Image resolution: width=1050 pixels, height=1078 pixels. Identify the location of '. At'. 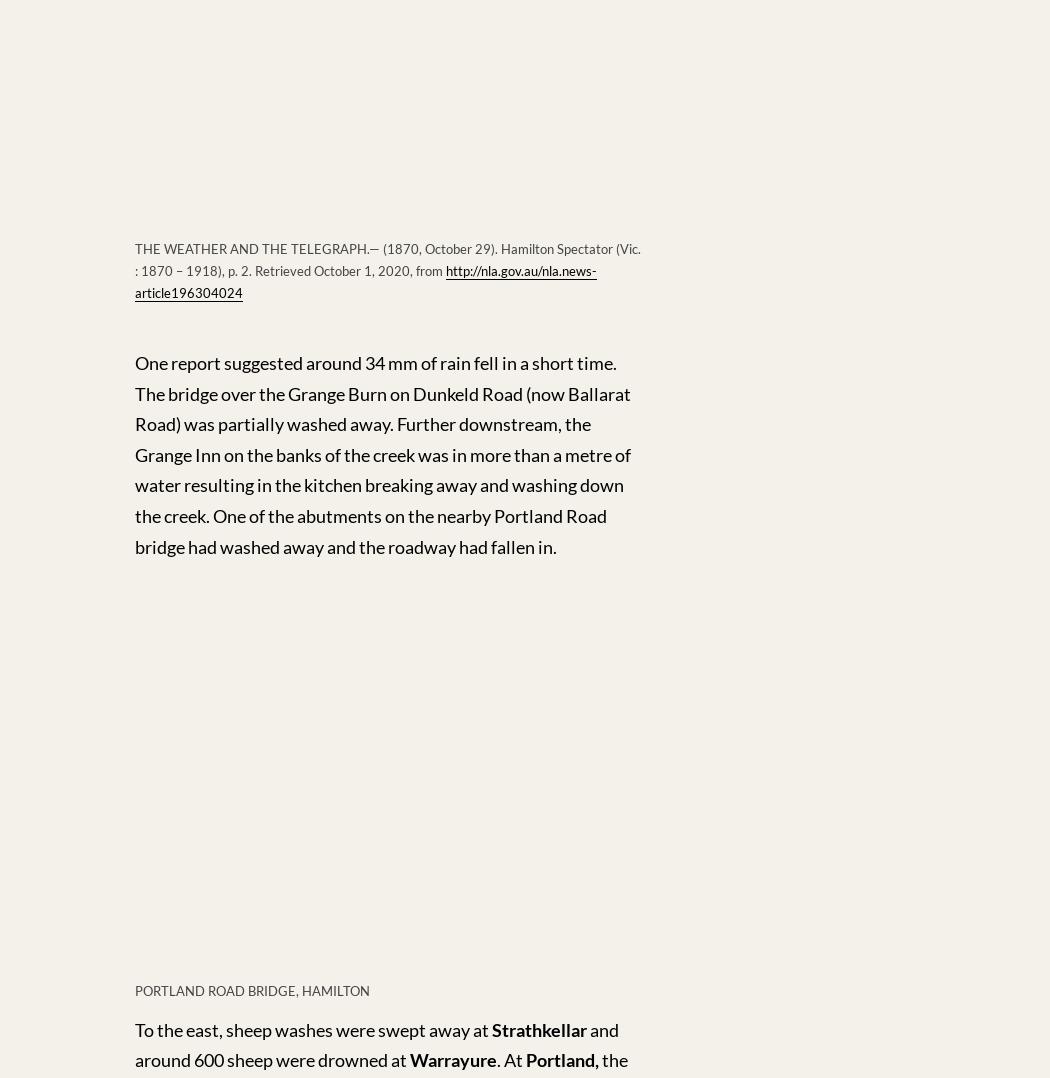
(495, 1059).